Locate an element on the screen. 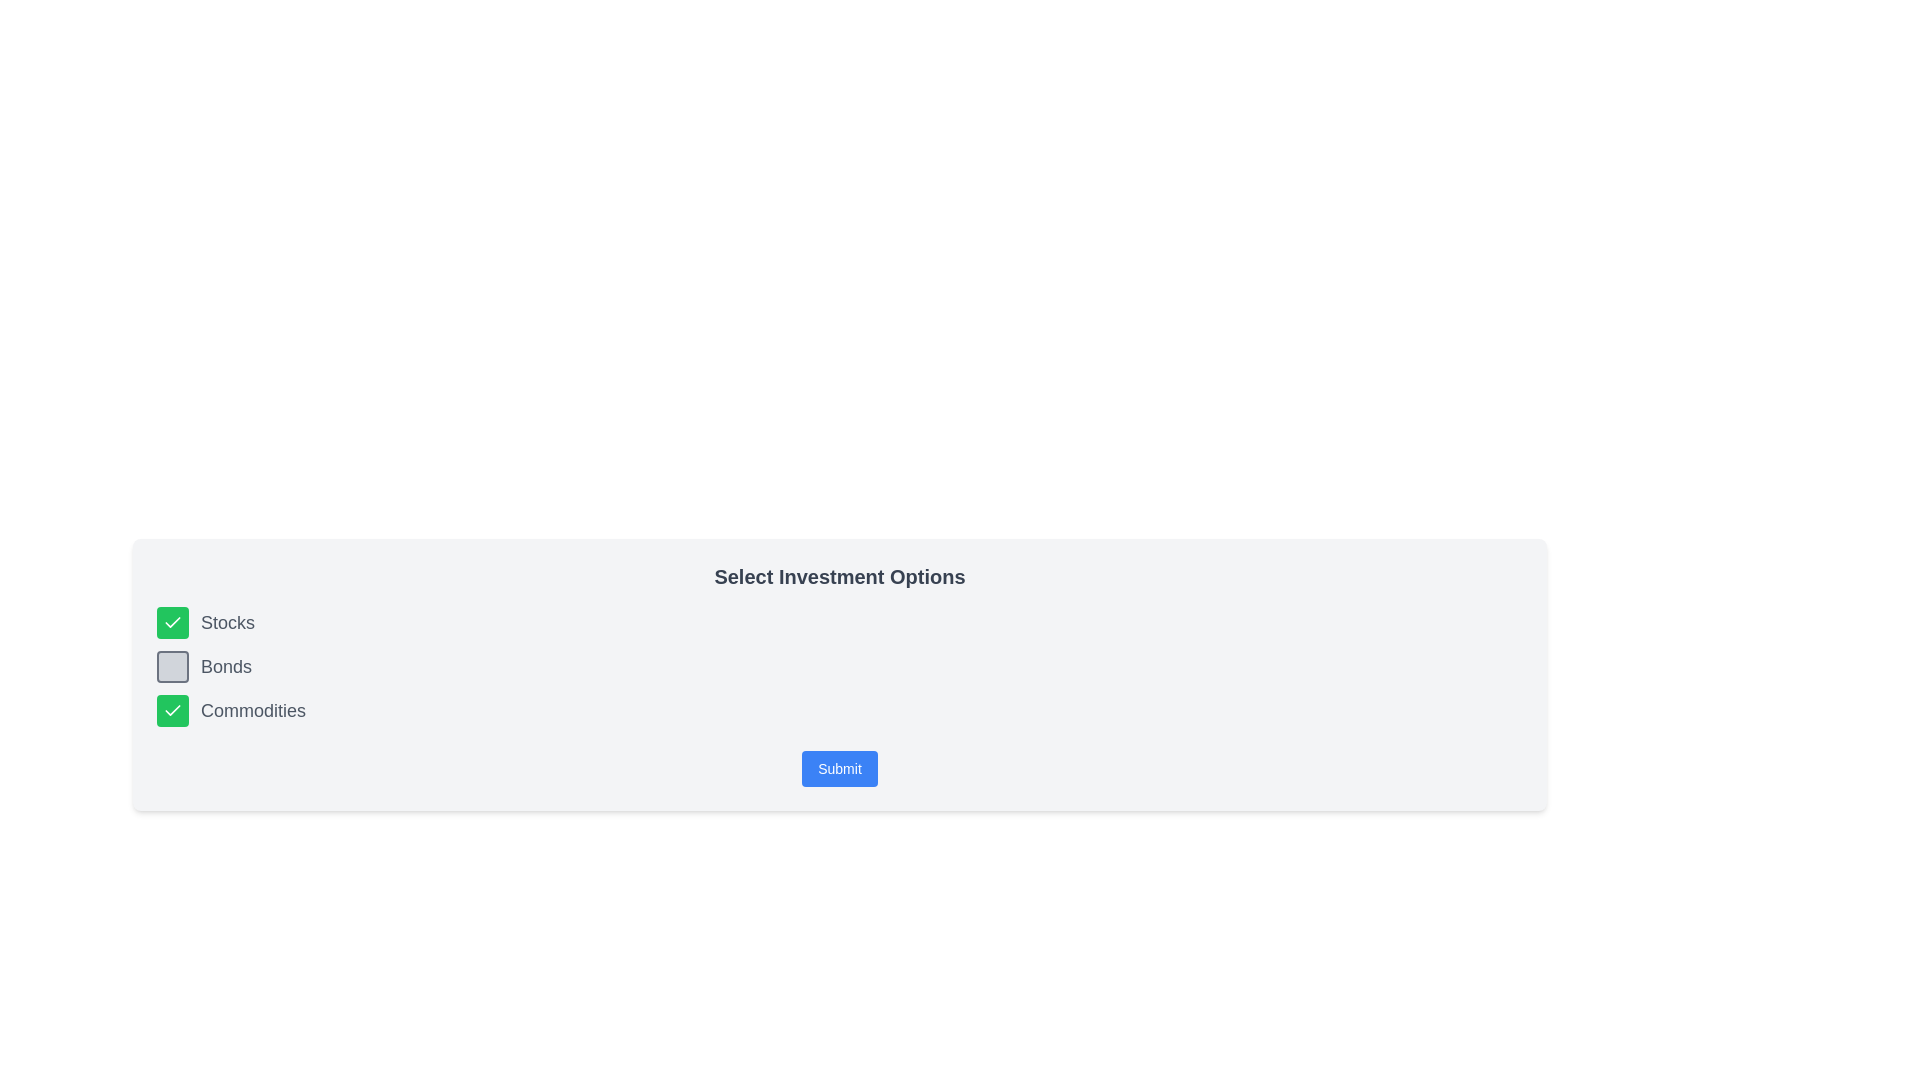  the checkmark icon inside the green box associated with the 'Commodities' label to use the surrounding checkbox functionality is located at coordinates (172, 708).